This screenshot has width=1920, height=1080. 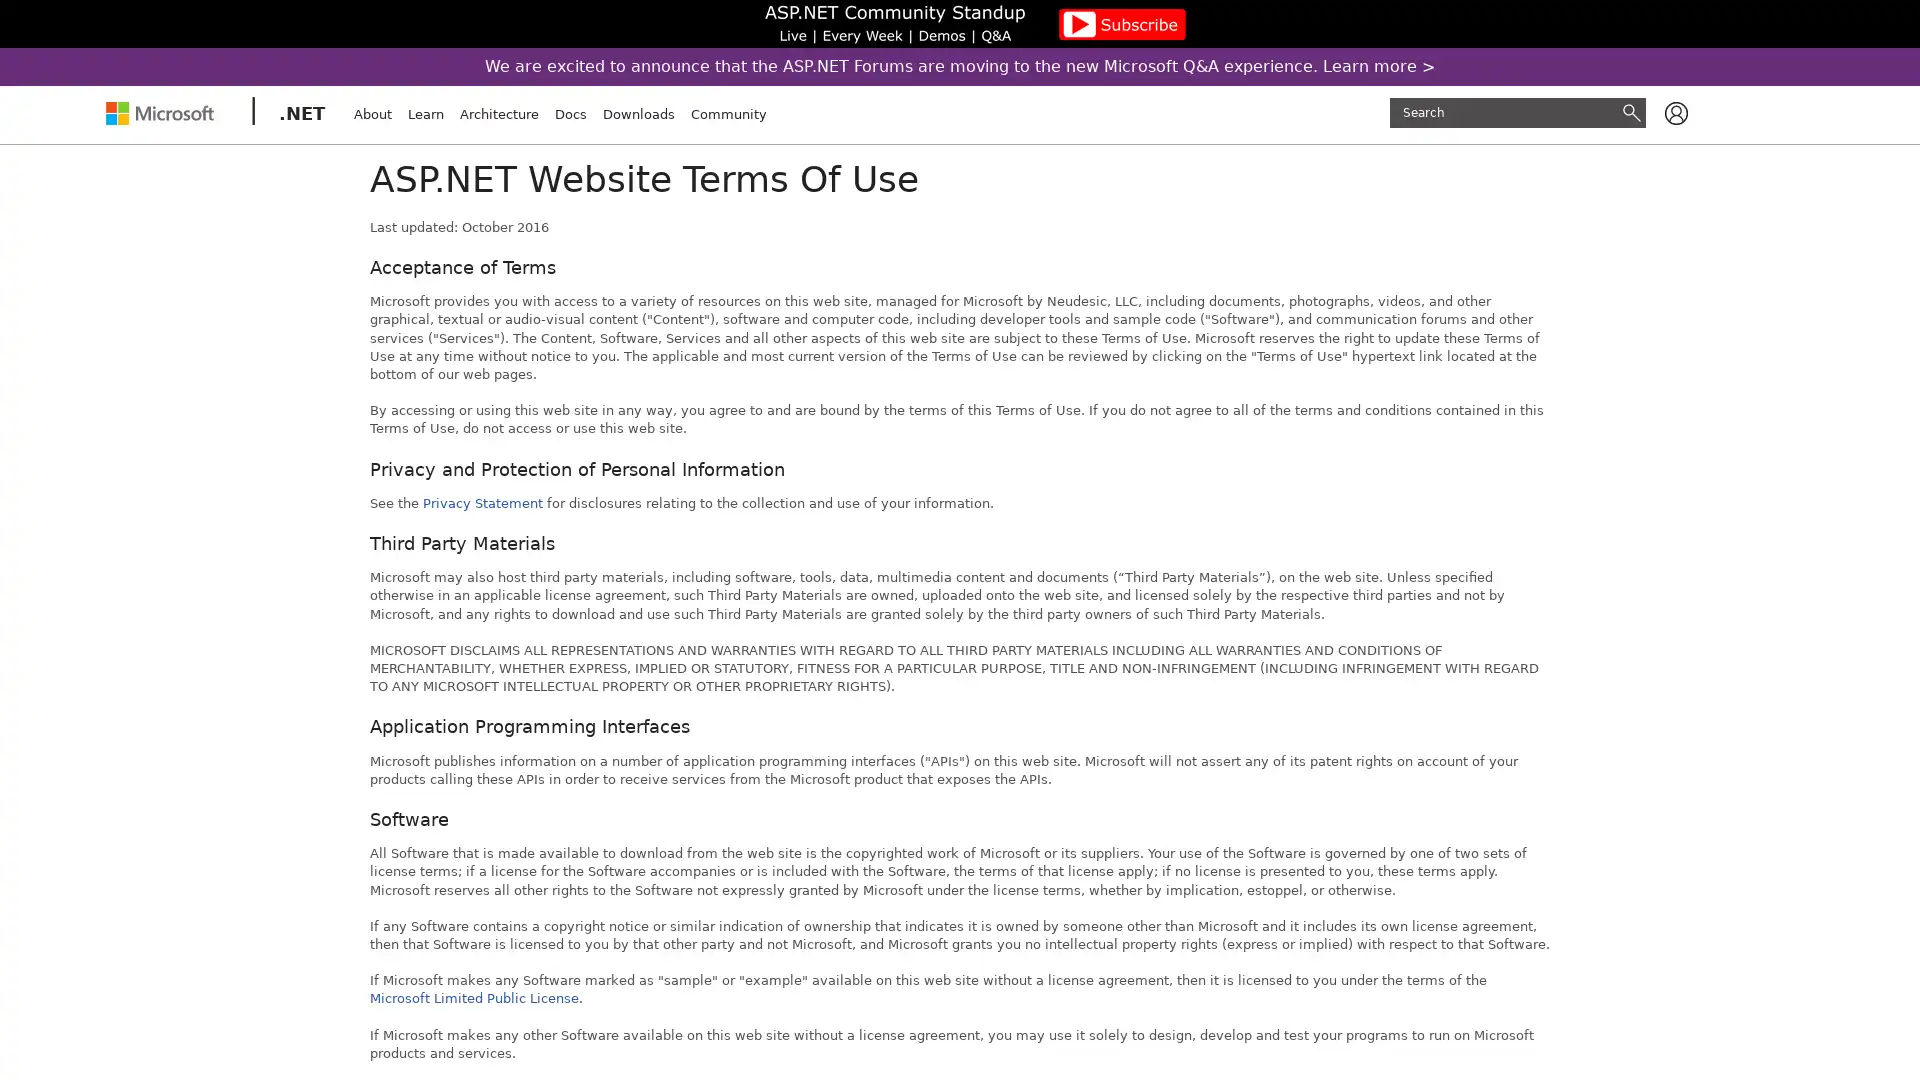 I want to click on Available actions for user, so click(x=1675, y=111).